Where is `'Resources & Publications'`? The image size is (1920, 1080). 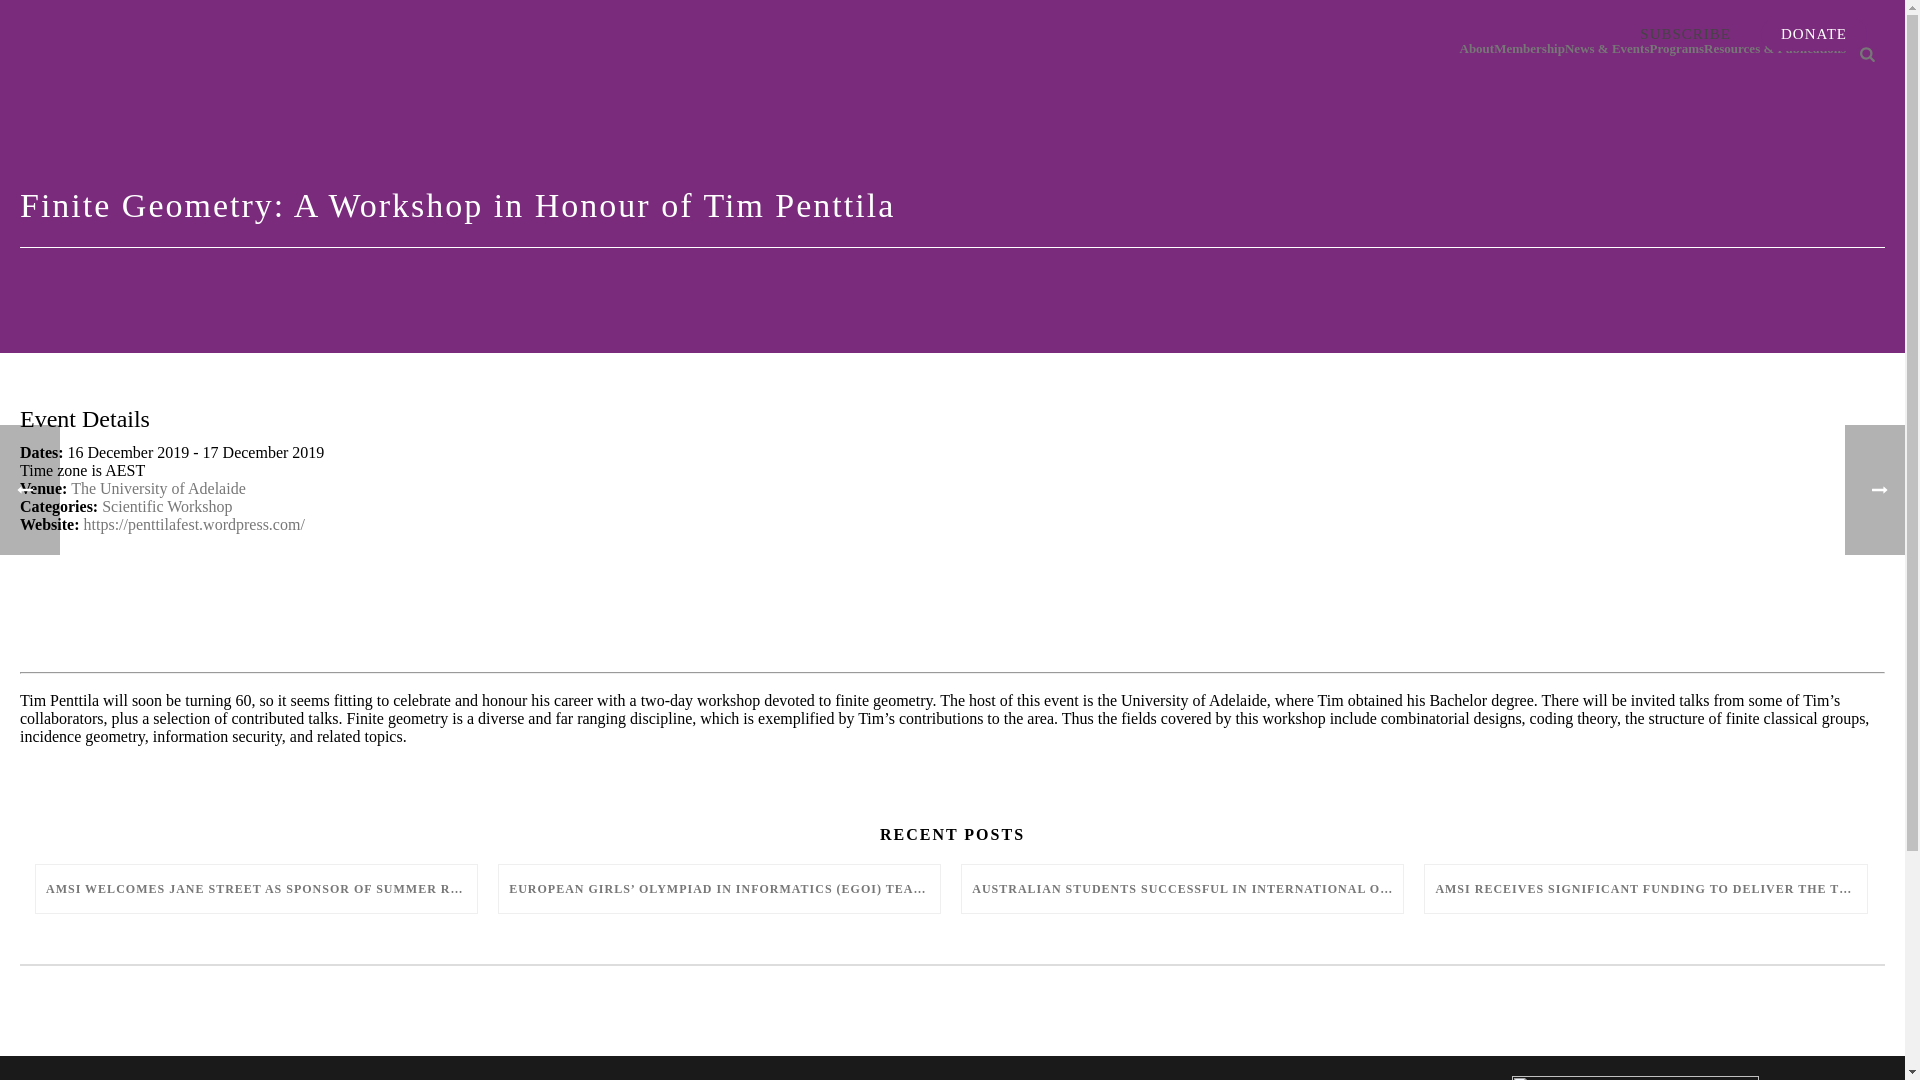 'Resources & Publications' is located at coordinates (1775, 49).